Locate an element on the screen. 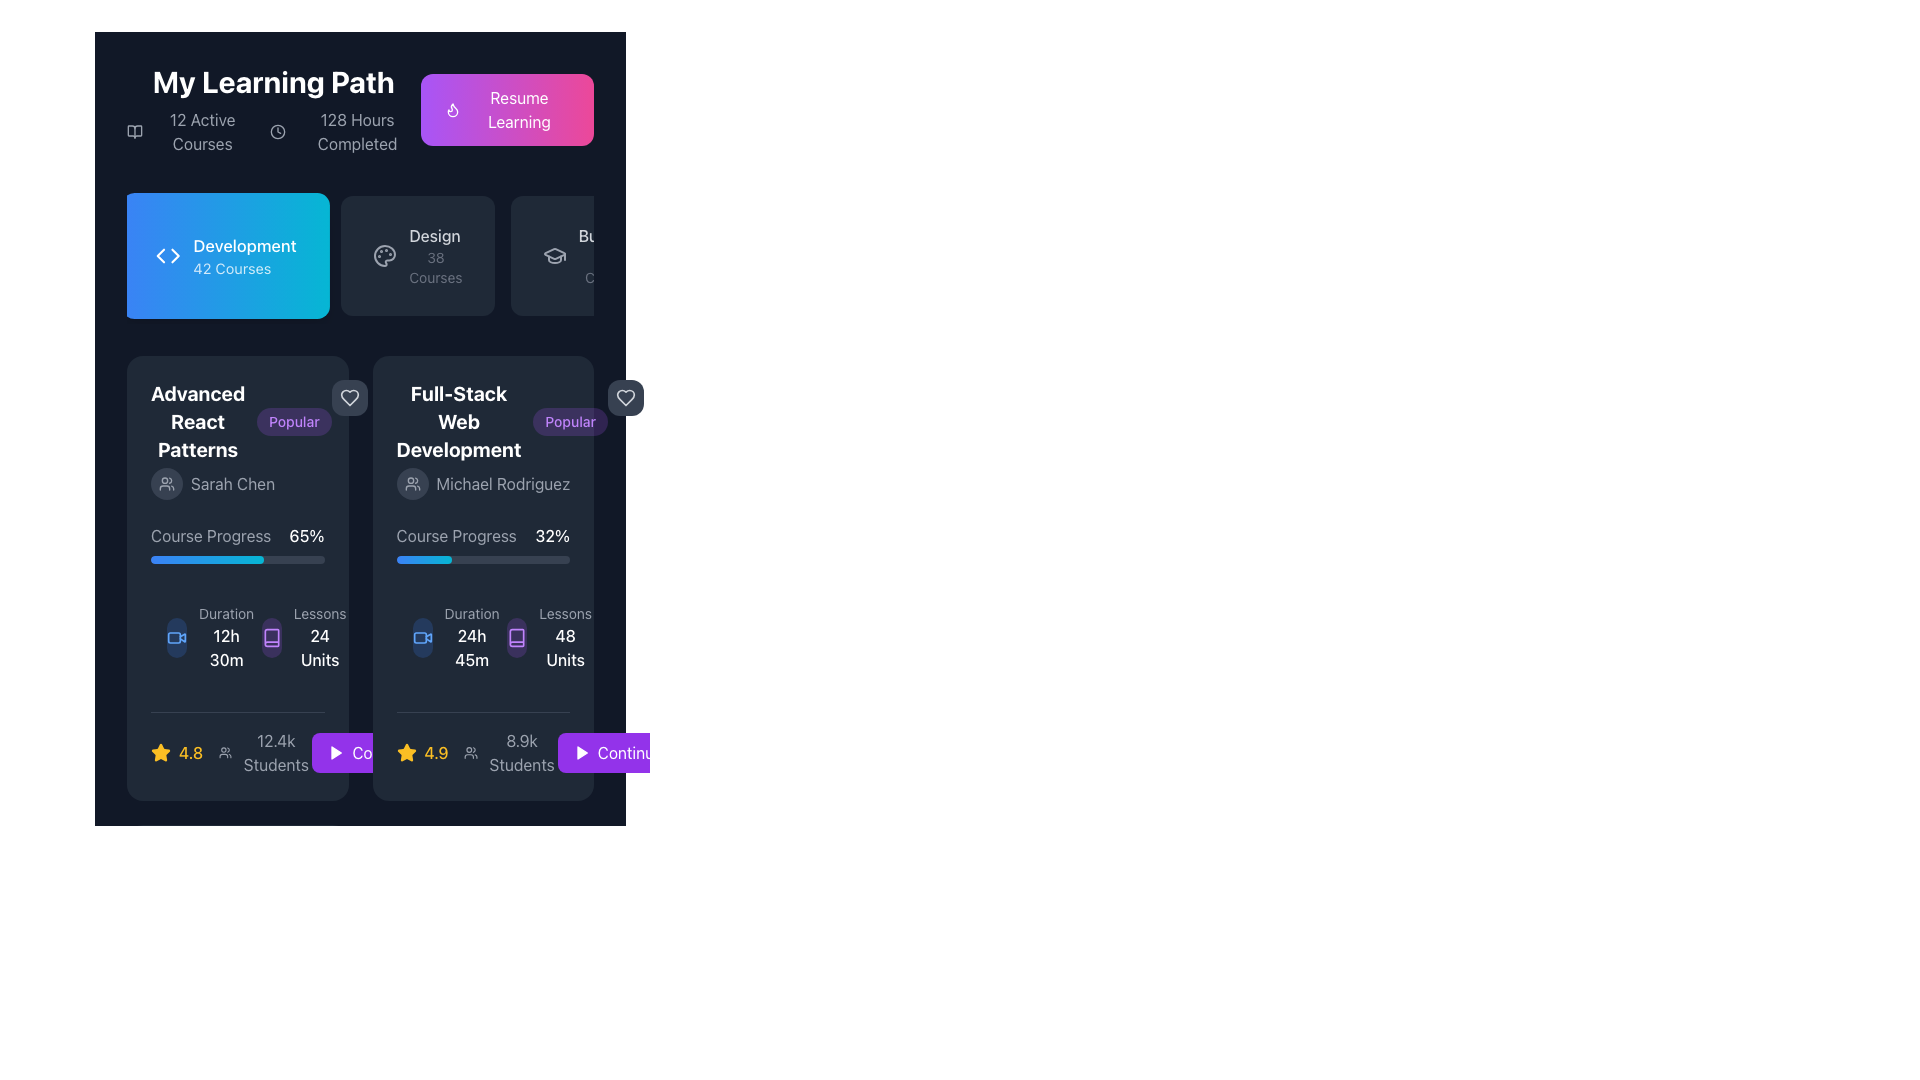 The image size is (1920, 1080). the 'Course Progress' text label, which is light gray and positioned above the progress percentage in the 'Full-Stack Web Development' card is located at coordinates (455, 535).